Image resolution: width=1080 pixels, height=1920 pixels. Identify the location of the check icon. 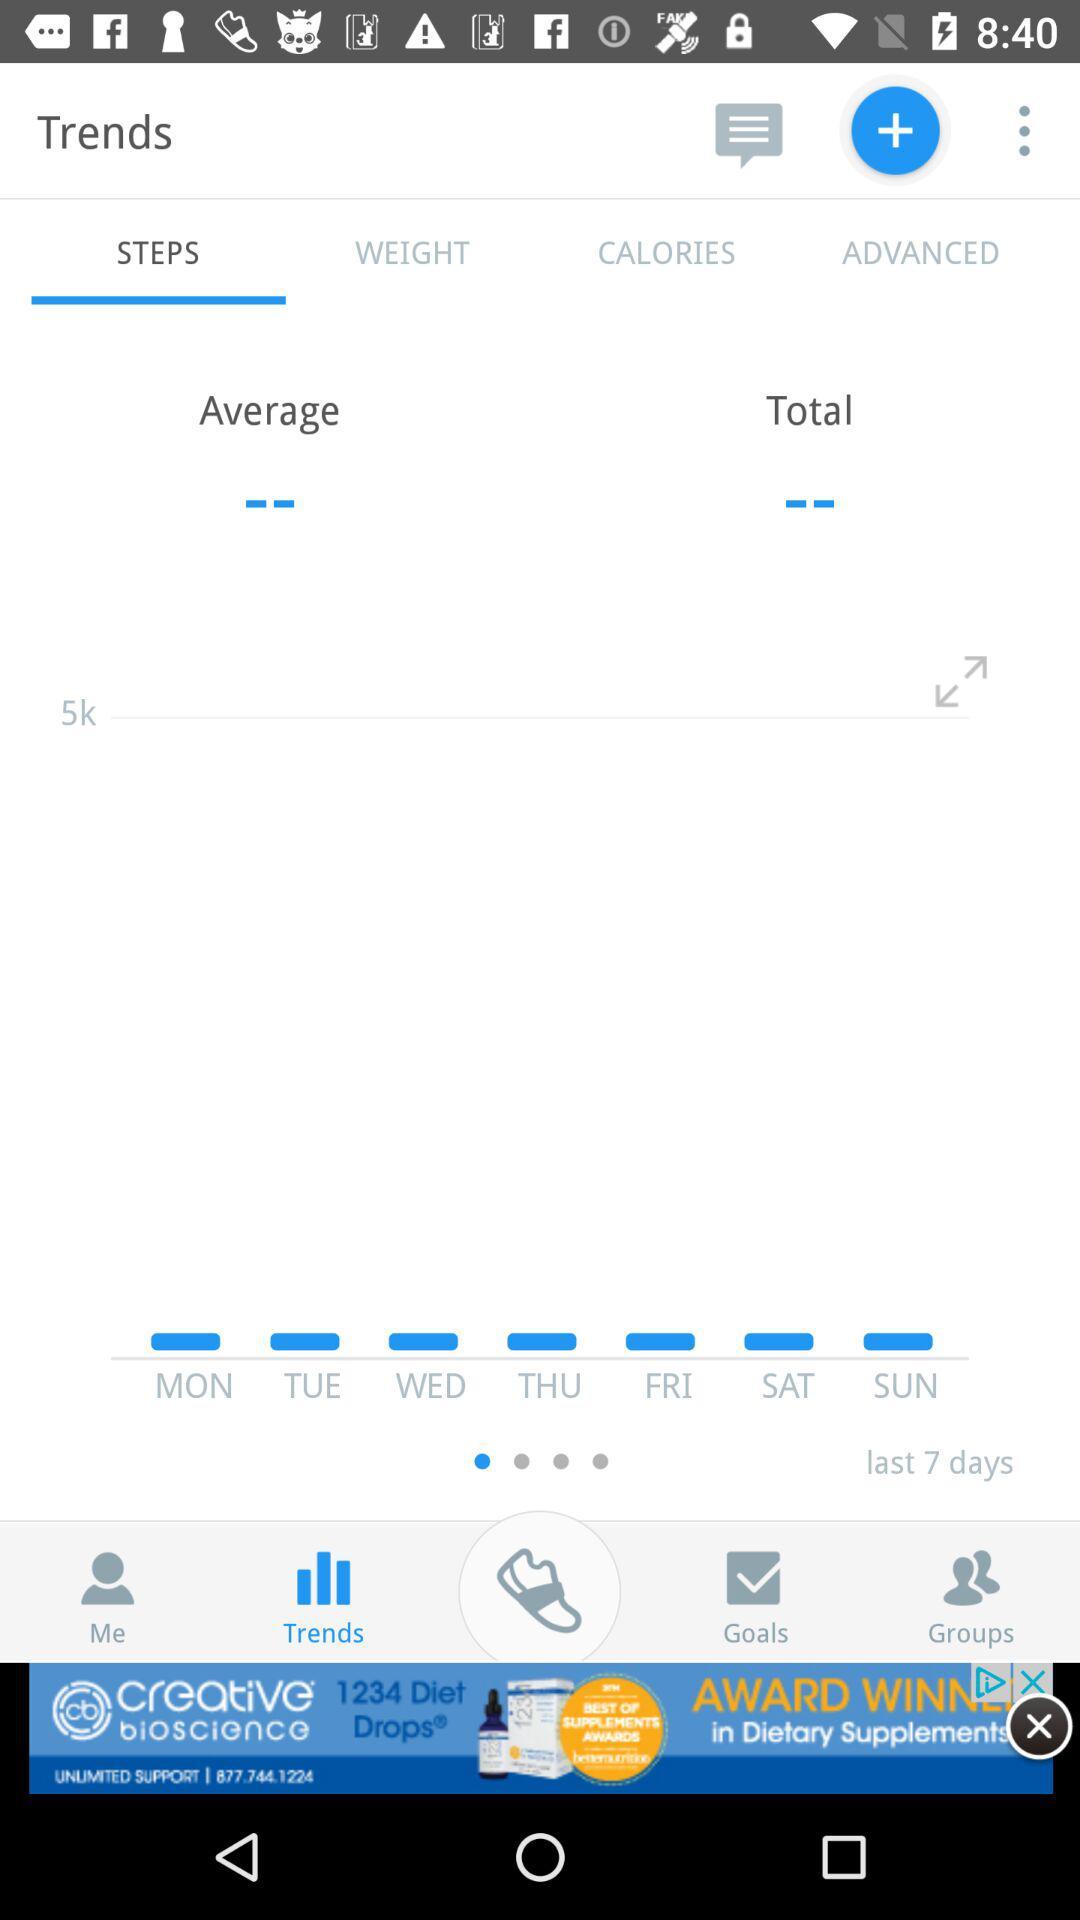
(755, 1577).